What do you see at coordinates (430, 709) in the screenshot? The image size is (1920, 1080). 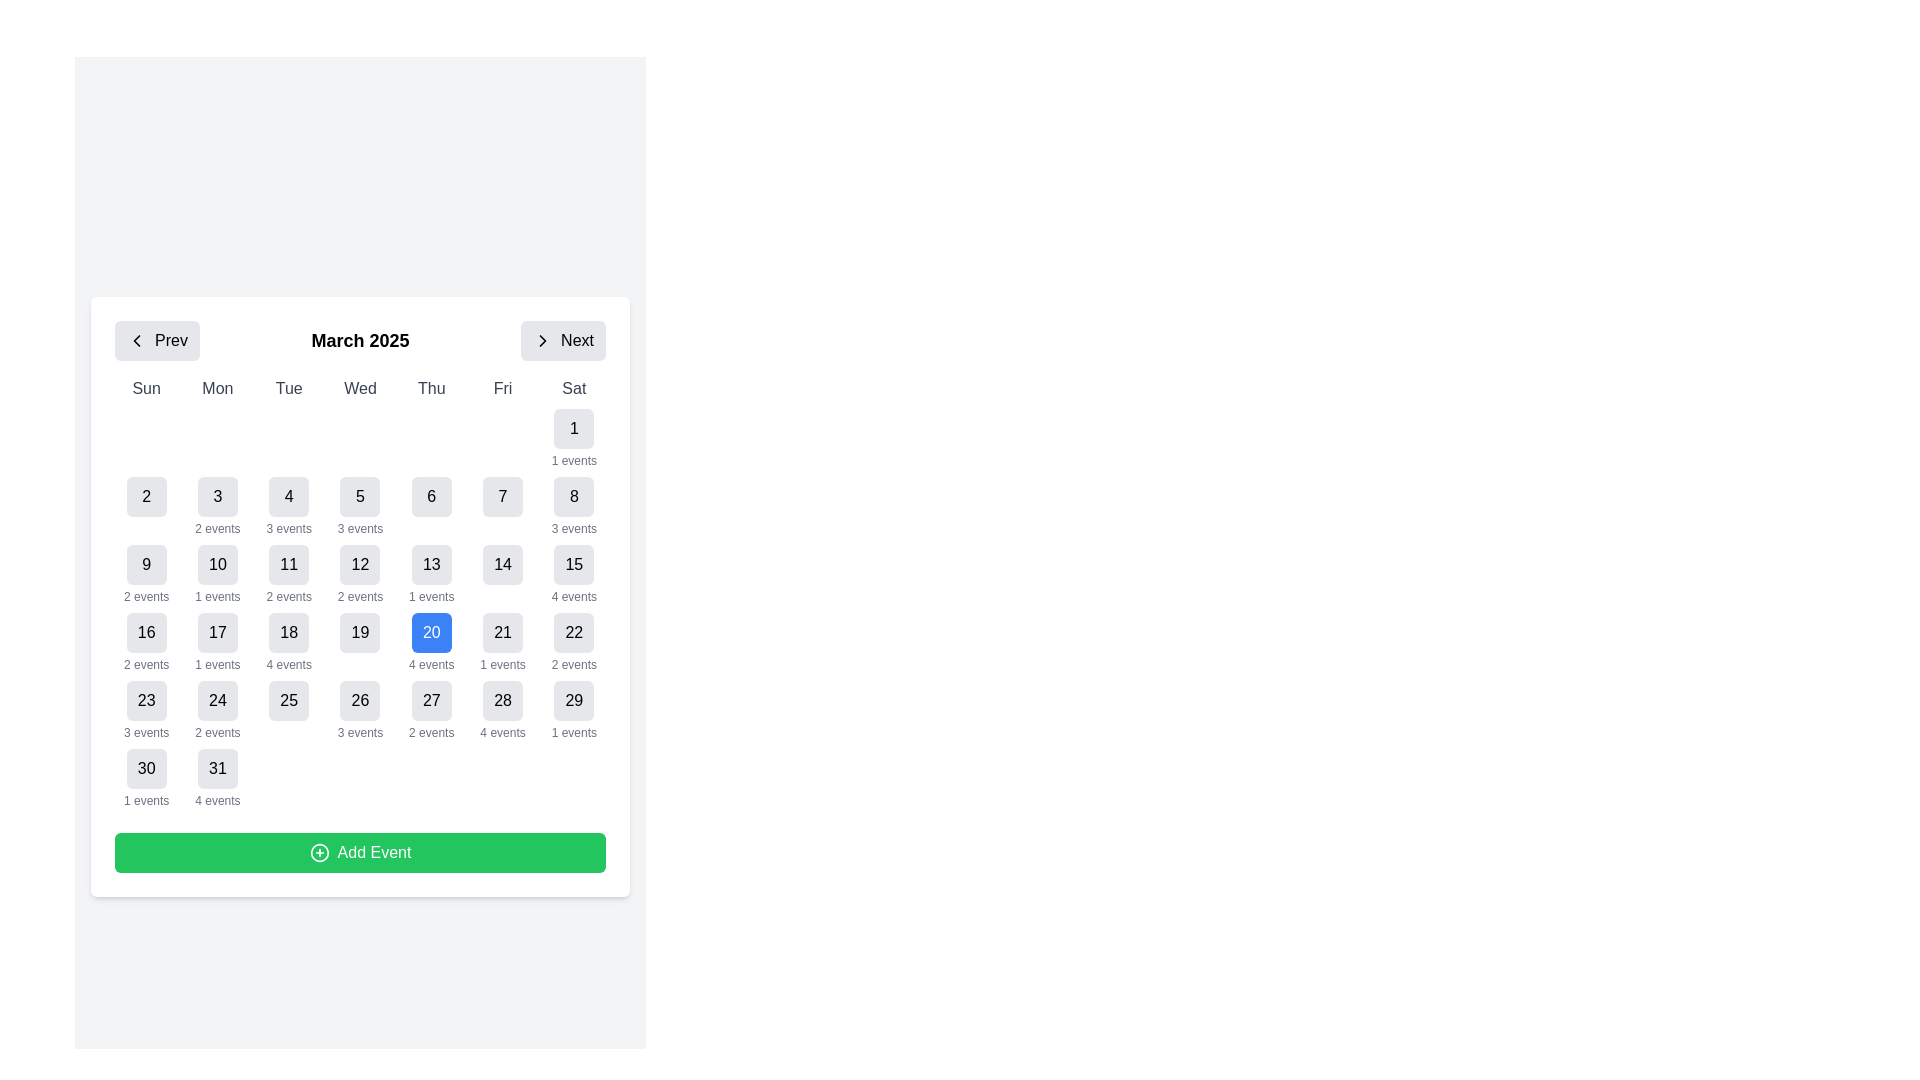 I see `the calendar grid cell representing a date` at bounding box center [430, 709].